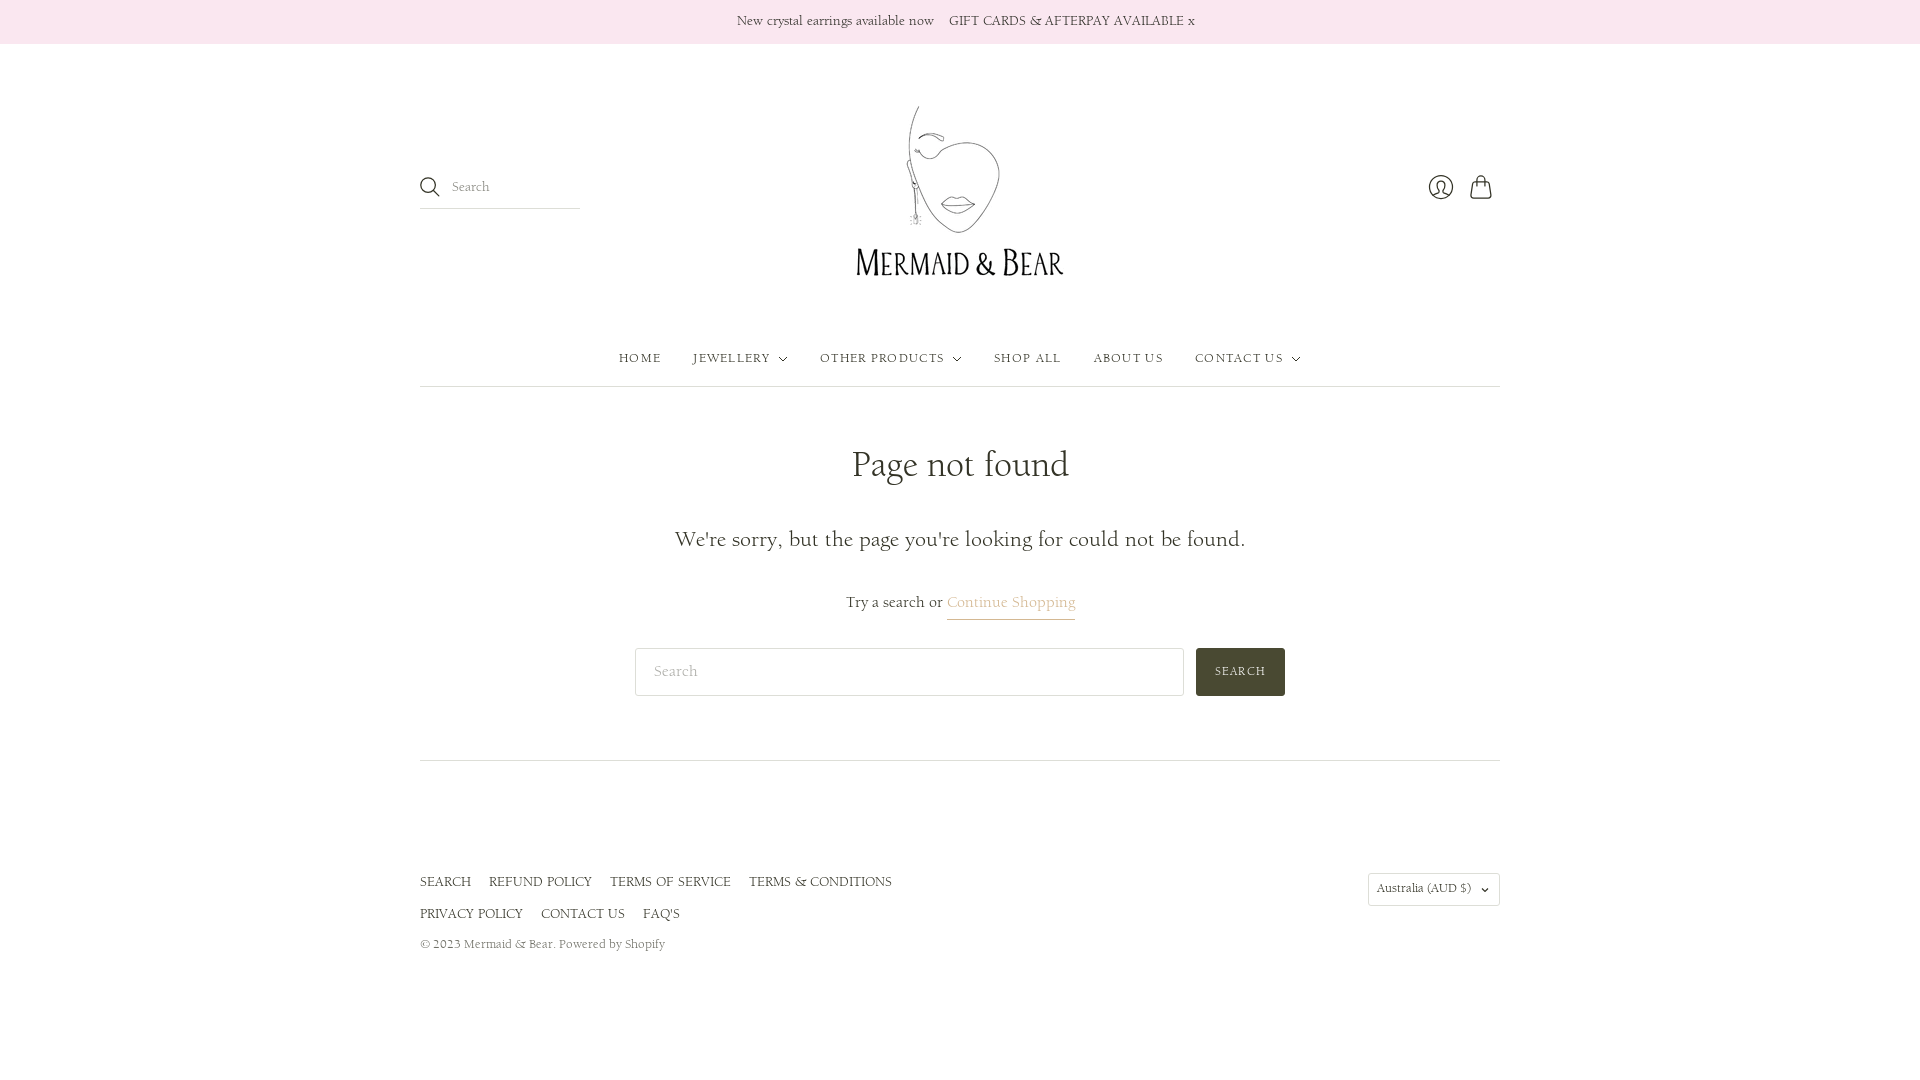  Describe the element at coordinates (444, 881) in the screenshot. I see `'SEARCH'` at that location.